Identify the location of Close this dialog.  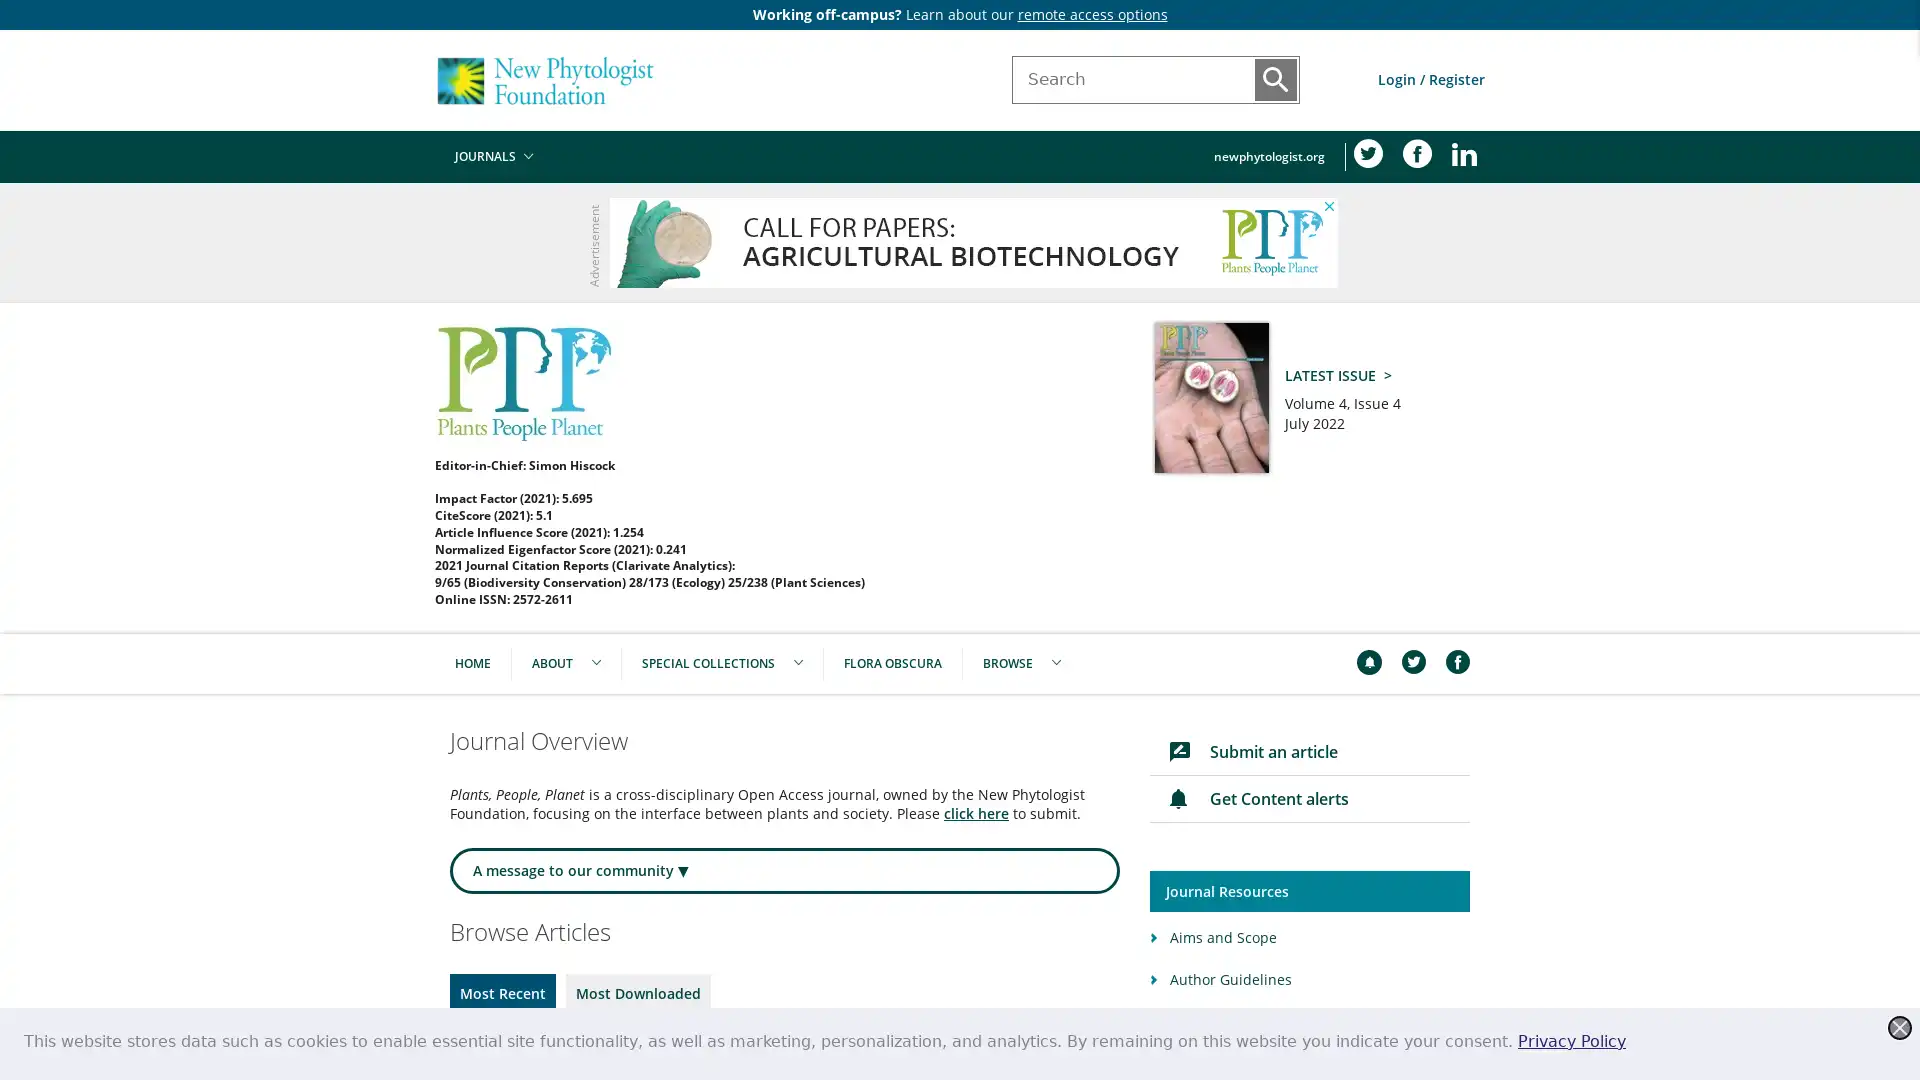
(1899, 1028).